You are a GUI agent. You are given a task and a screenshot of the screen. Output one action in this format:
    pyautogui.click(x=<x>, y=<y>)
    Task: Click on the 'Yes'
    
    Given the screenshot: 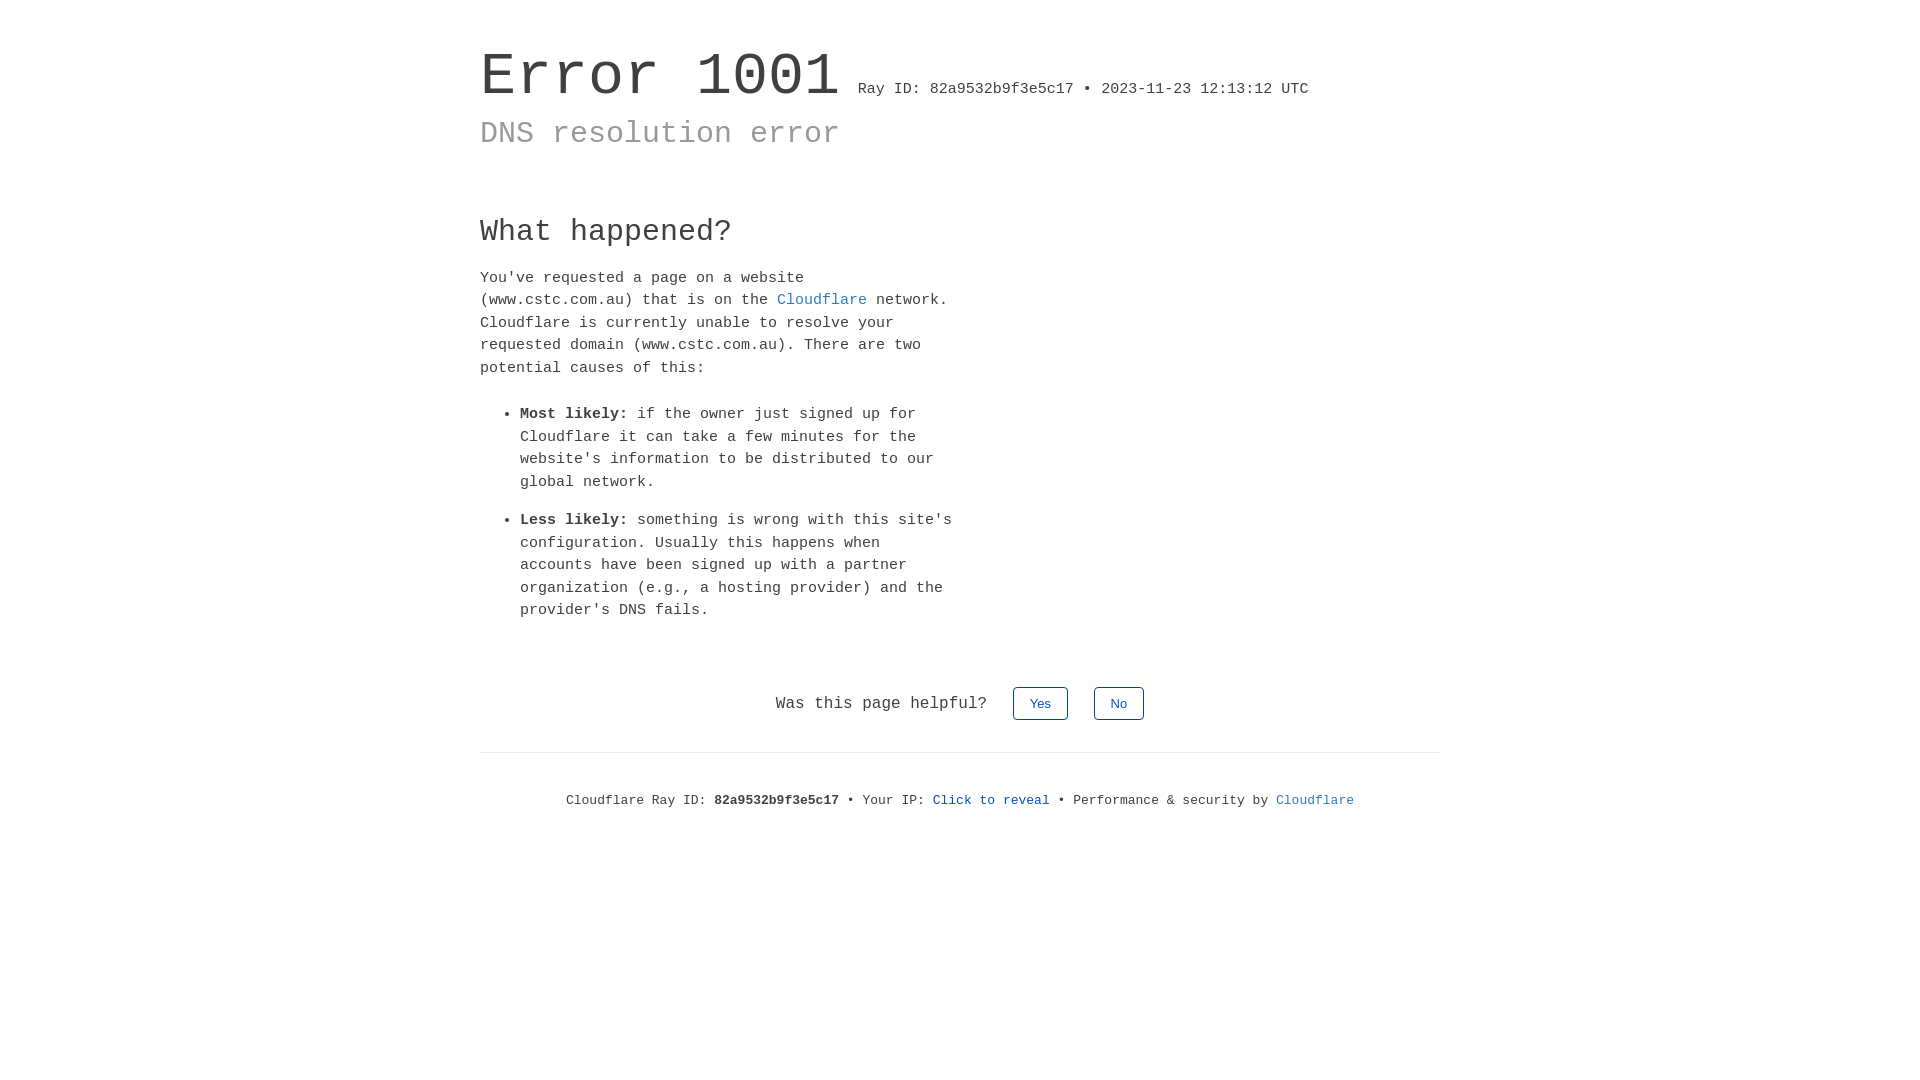 What is the action you would take?
    pyautogui.click(x=1040, y=701)
    